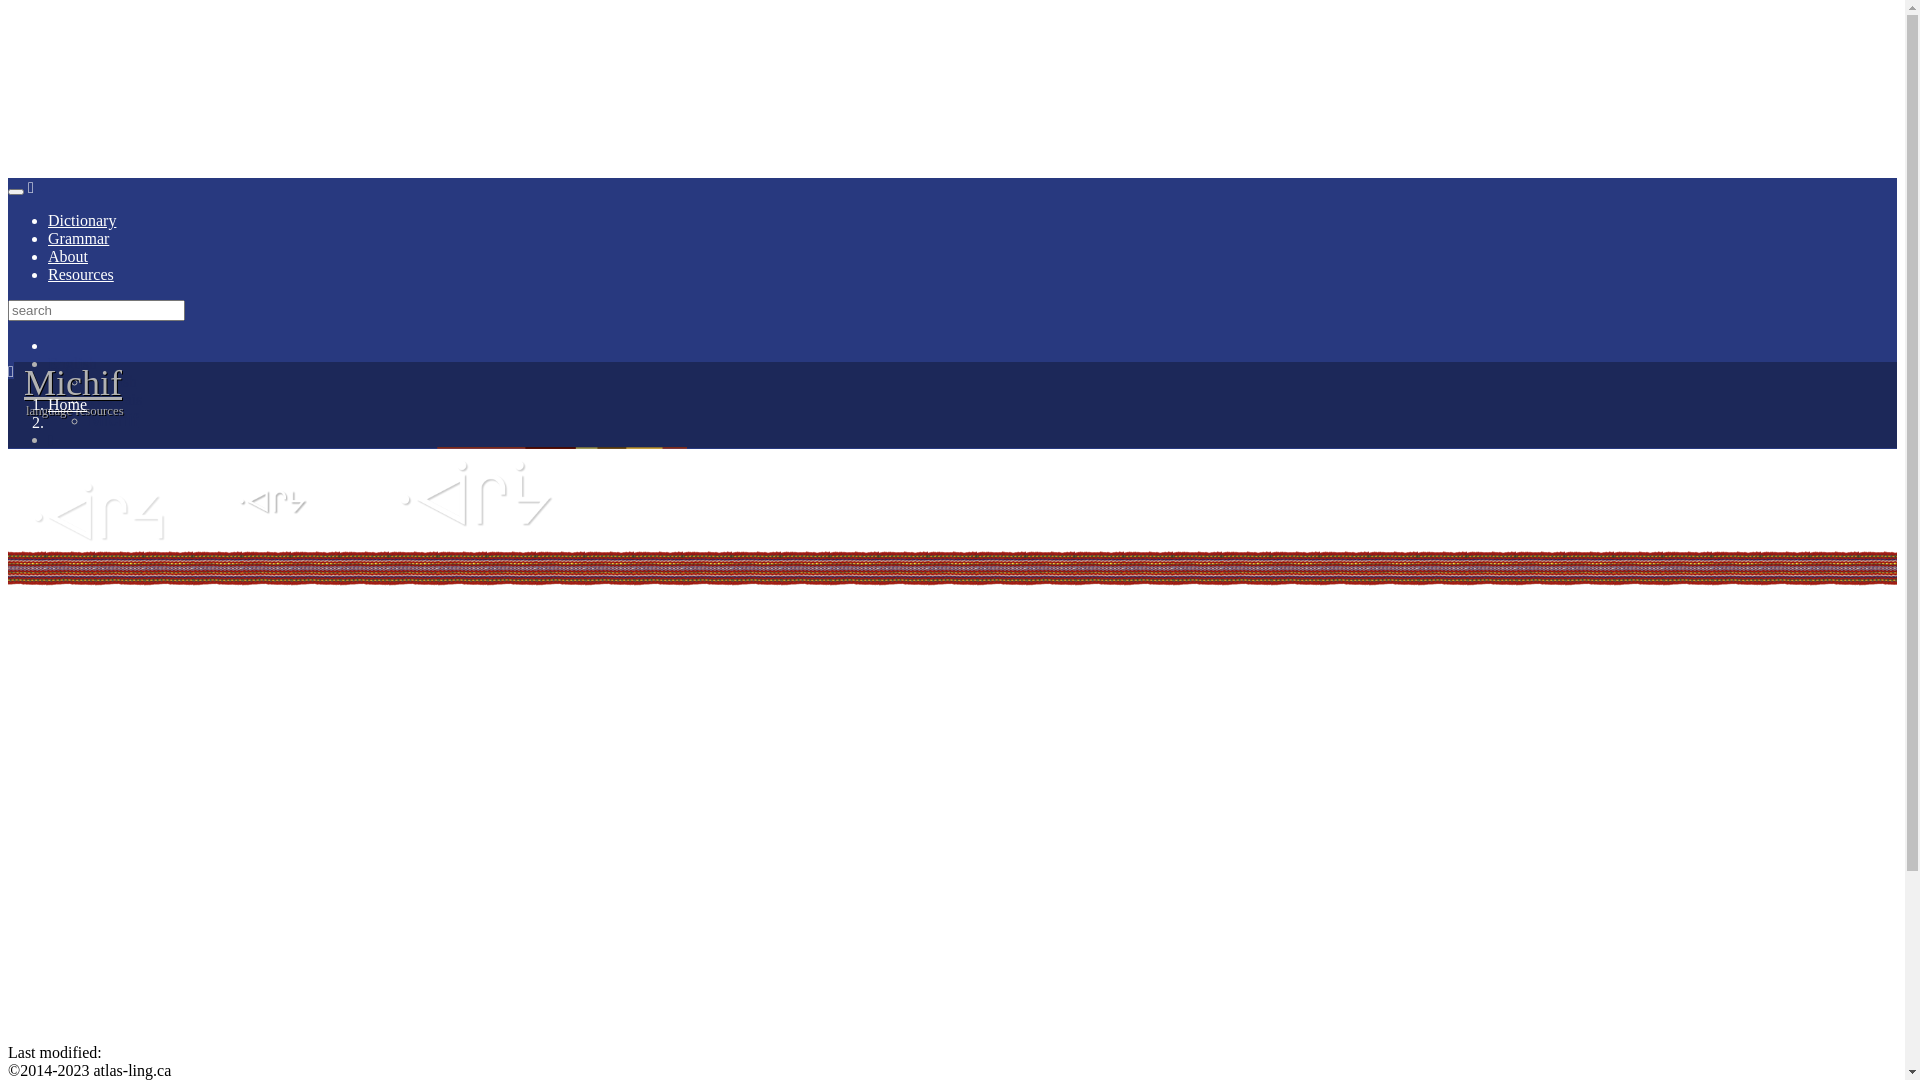  What do you see at coordinates (972, 438) in the screenshot?
I see `'0'` at bounding box center [972, 438].